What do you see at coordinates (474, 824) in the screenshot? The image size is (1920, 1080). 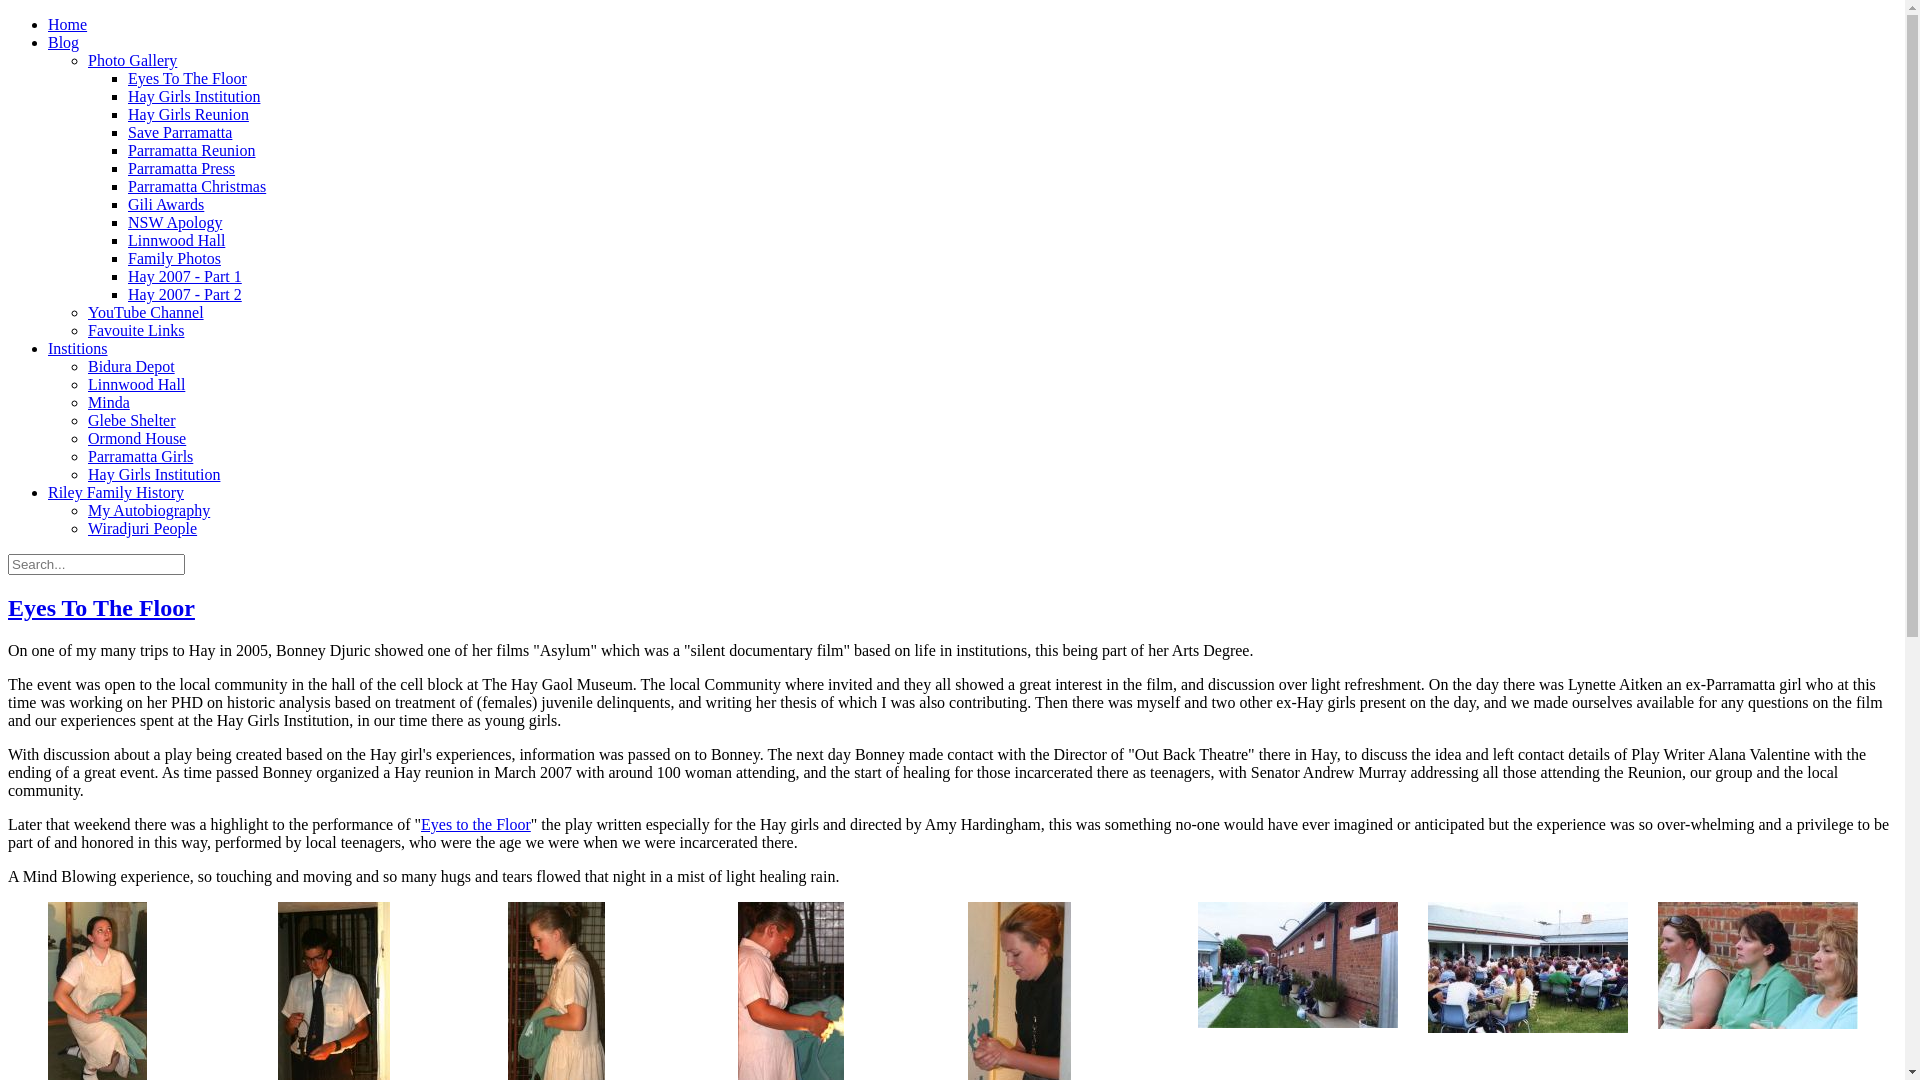 I see `'Eyes to the Floor'` at bounding box center [474, 824].